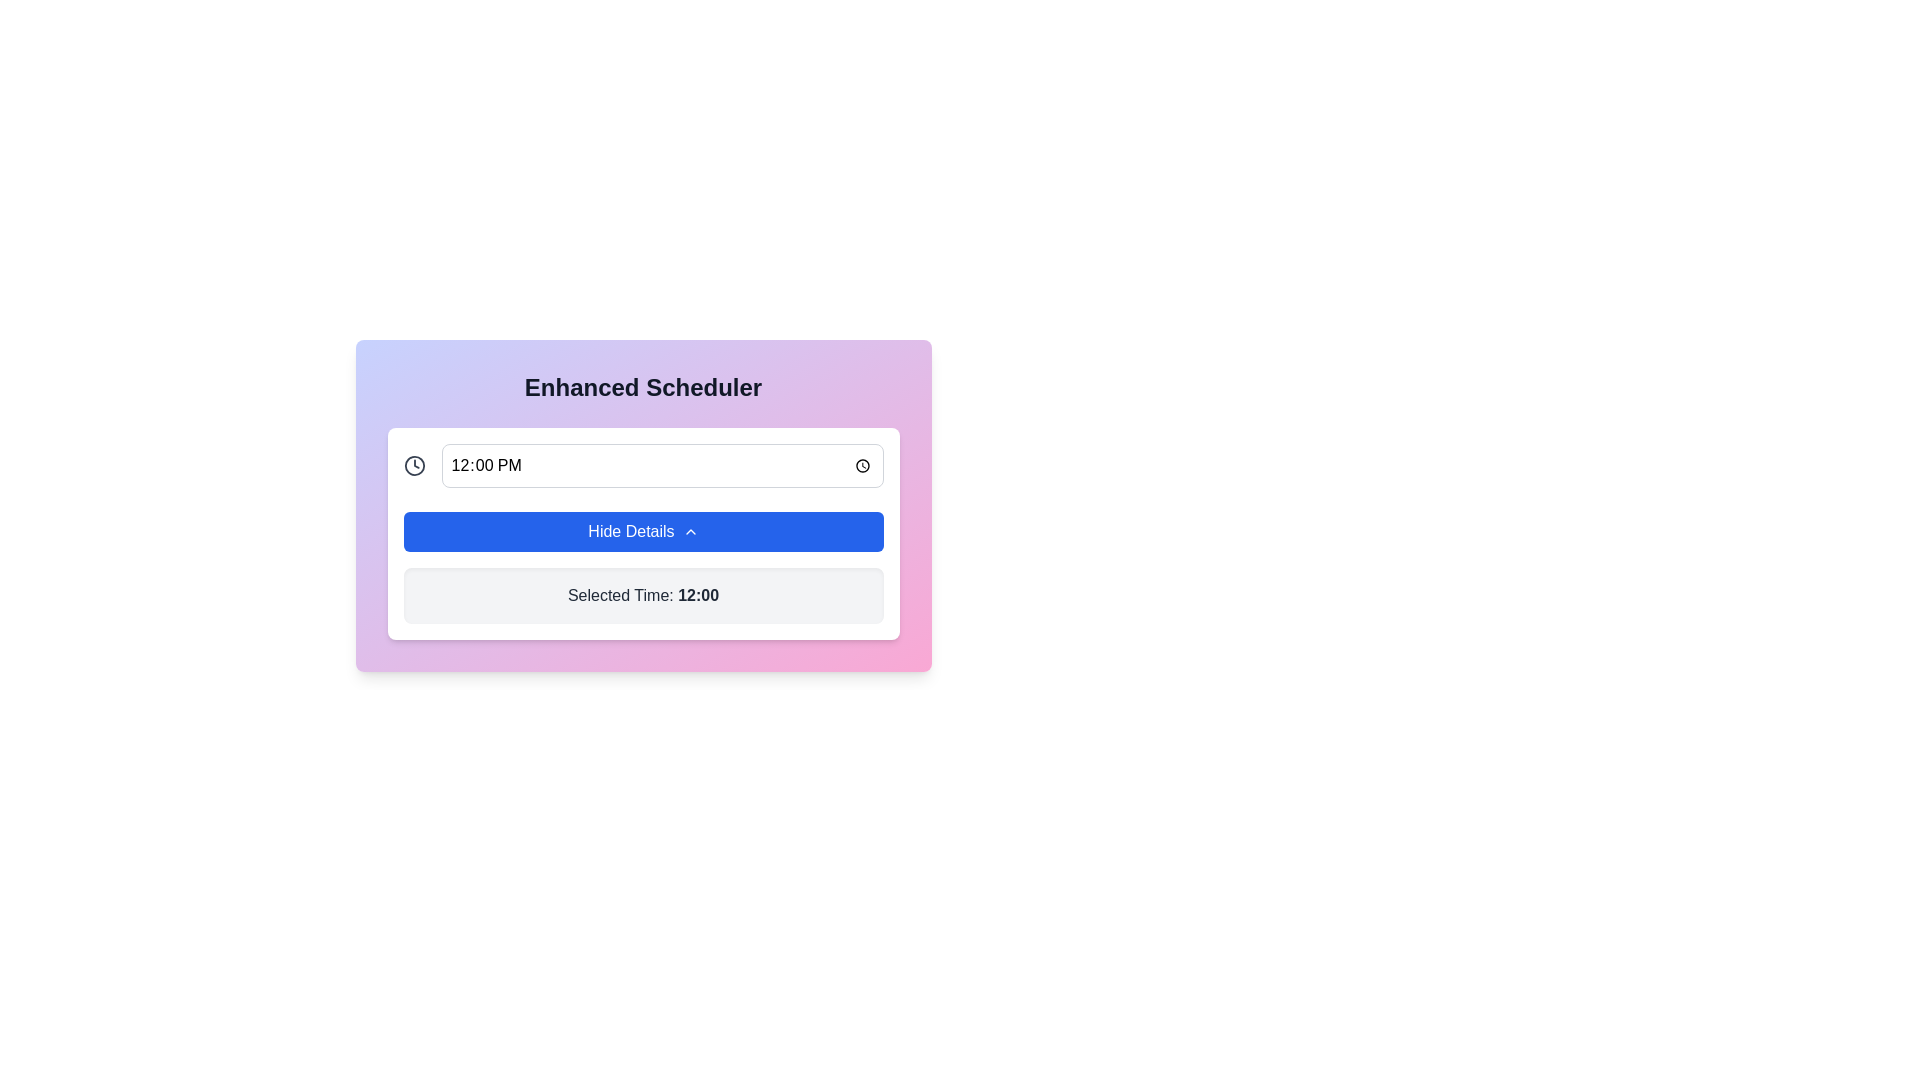 The height and width of the screenshot is (1080, 1920). Describe the element at coordinates (690, 531) in the screenshot. I see `the Chevron-Up icon located to the right of the 'Hide Details' button` at that location.